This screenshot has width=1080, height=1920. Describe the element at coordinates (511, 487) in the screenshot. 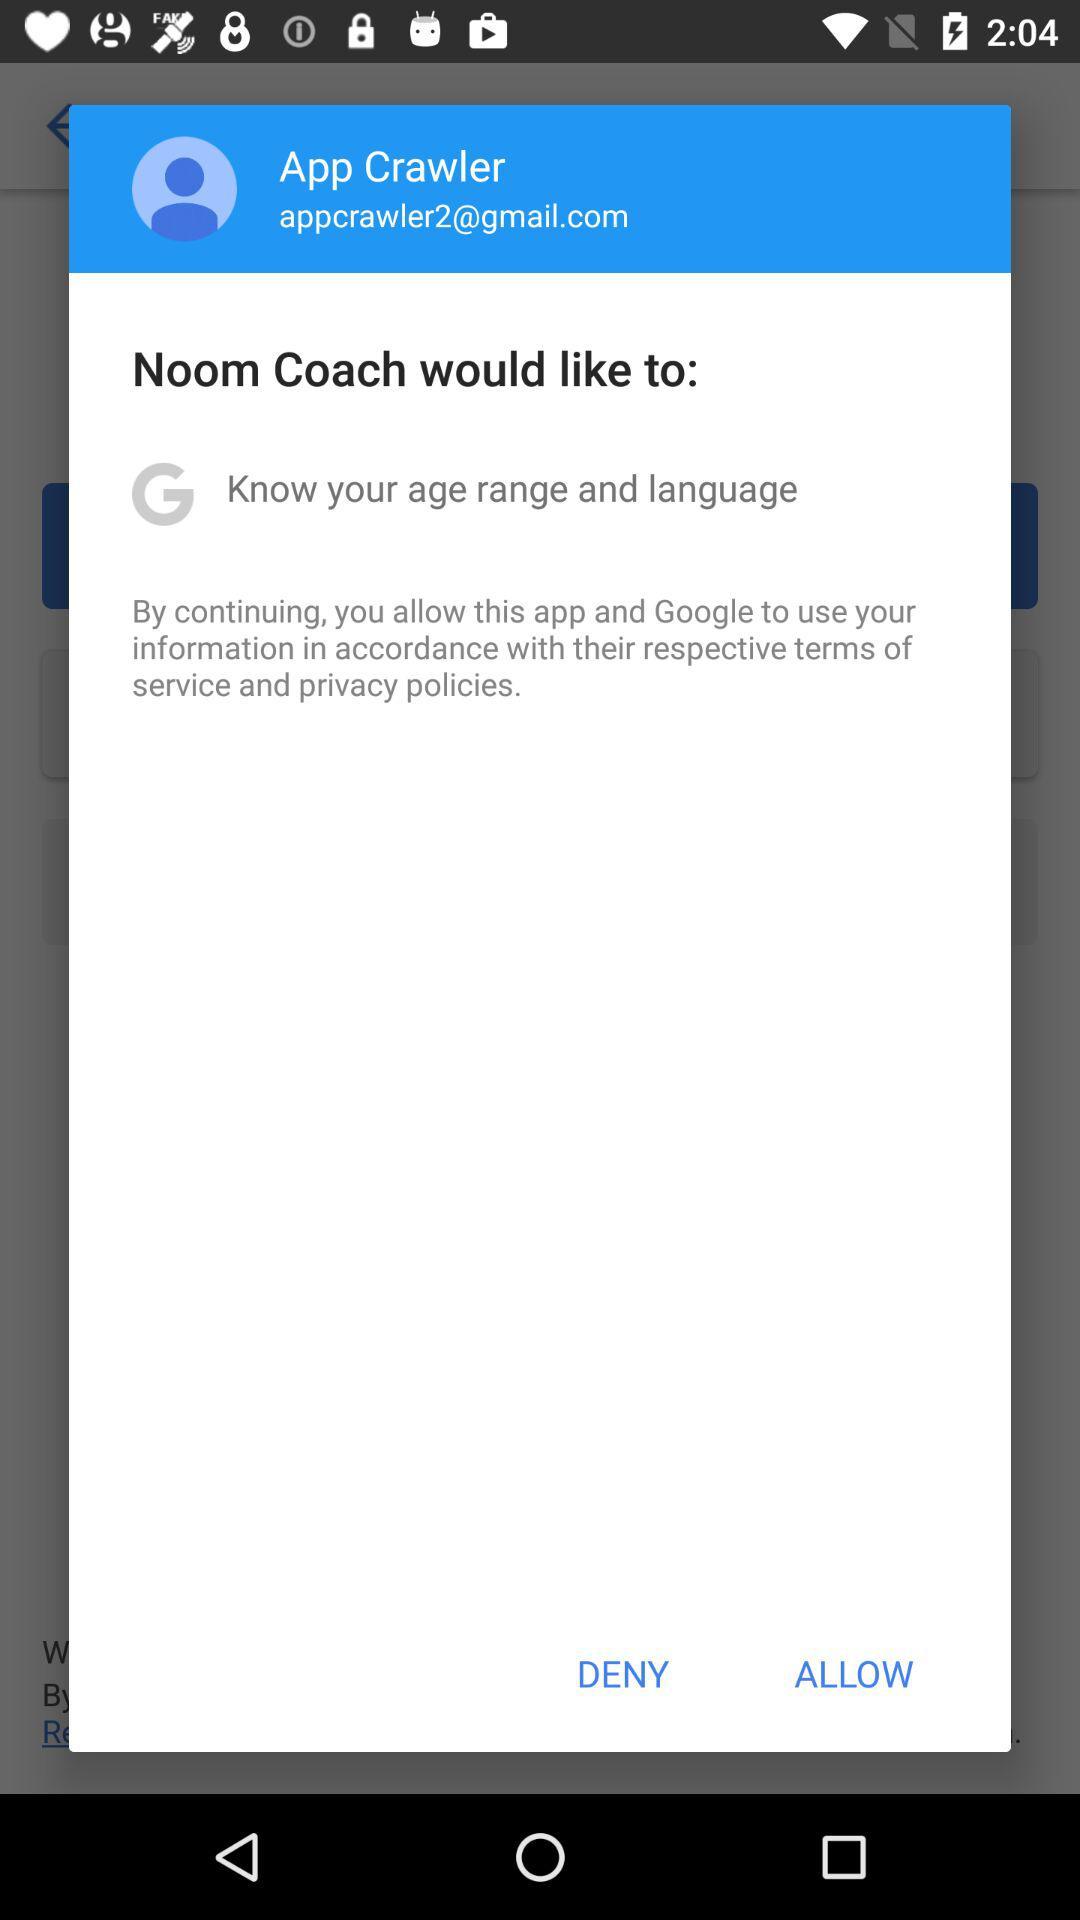

I see `icon below the noom coach would` at that location.